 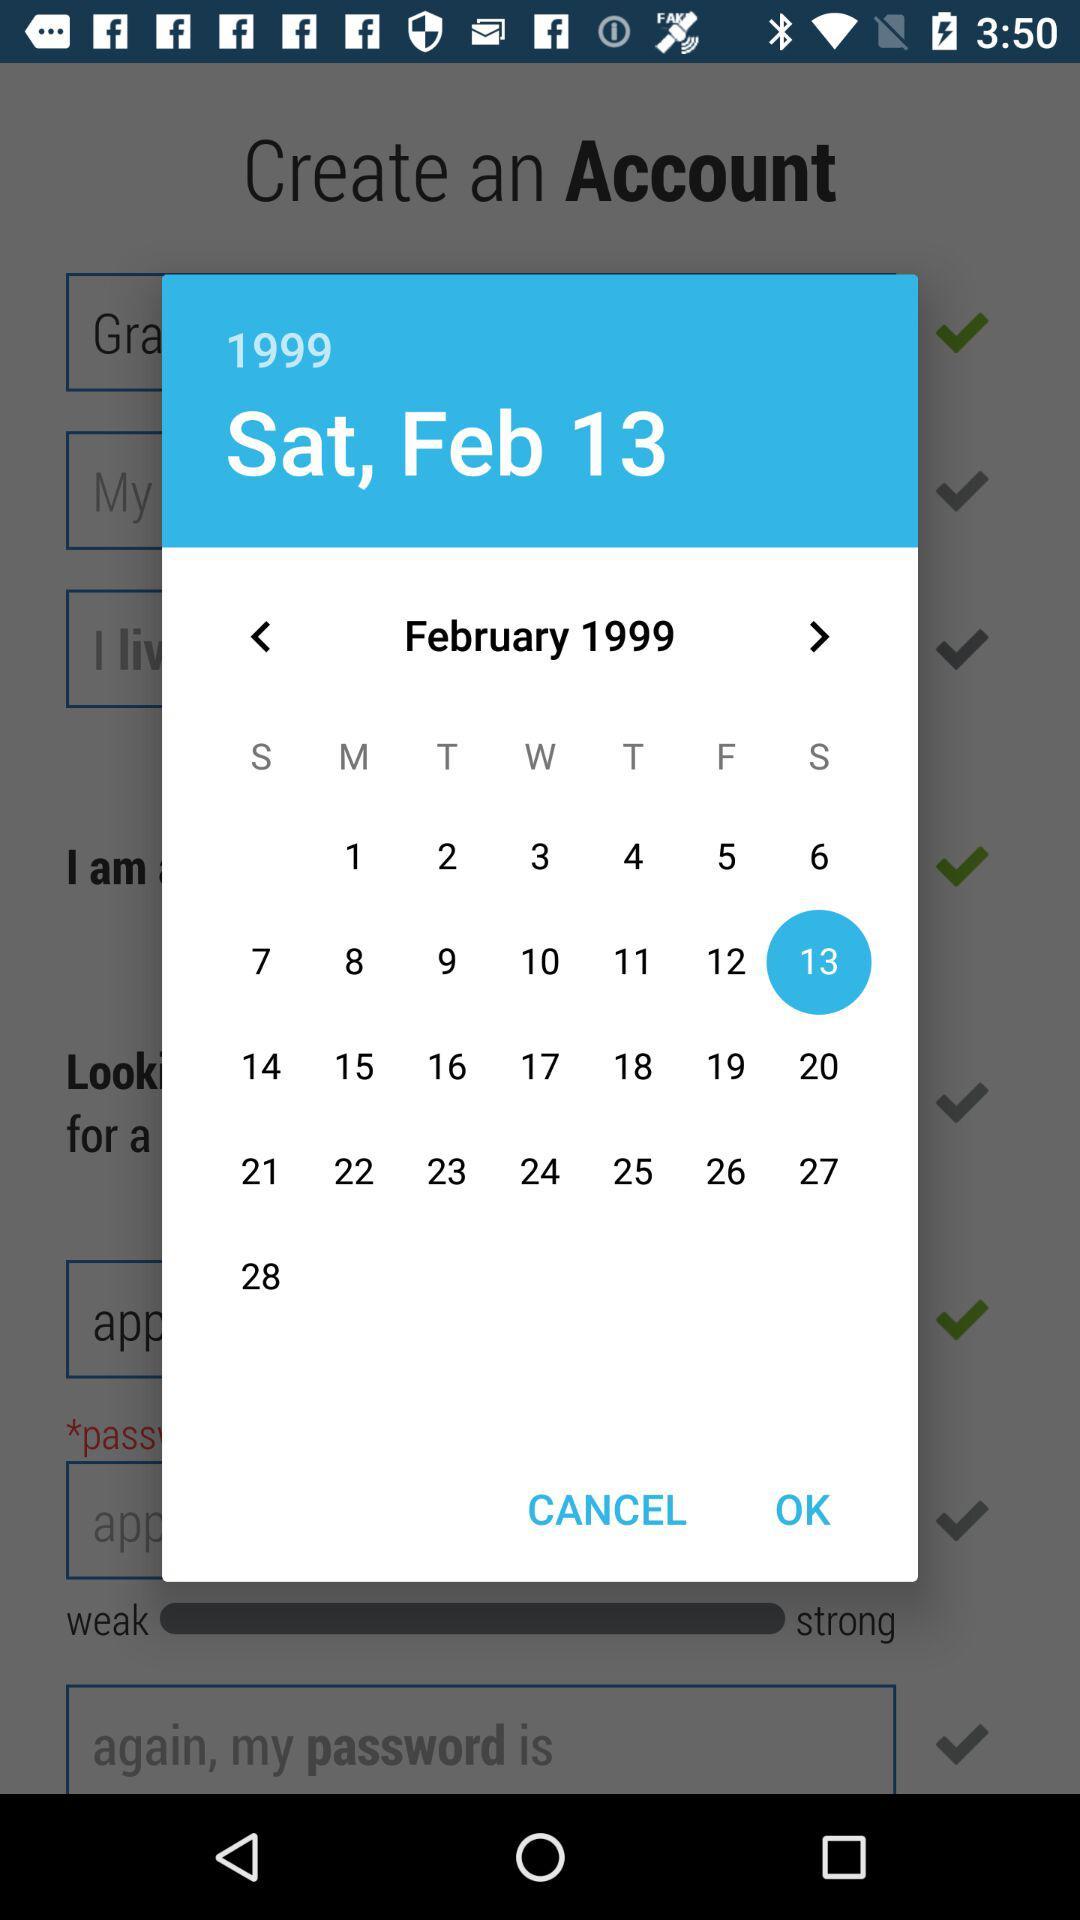 I want to click on icon at the top right corner, so click(x=818, y=635).